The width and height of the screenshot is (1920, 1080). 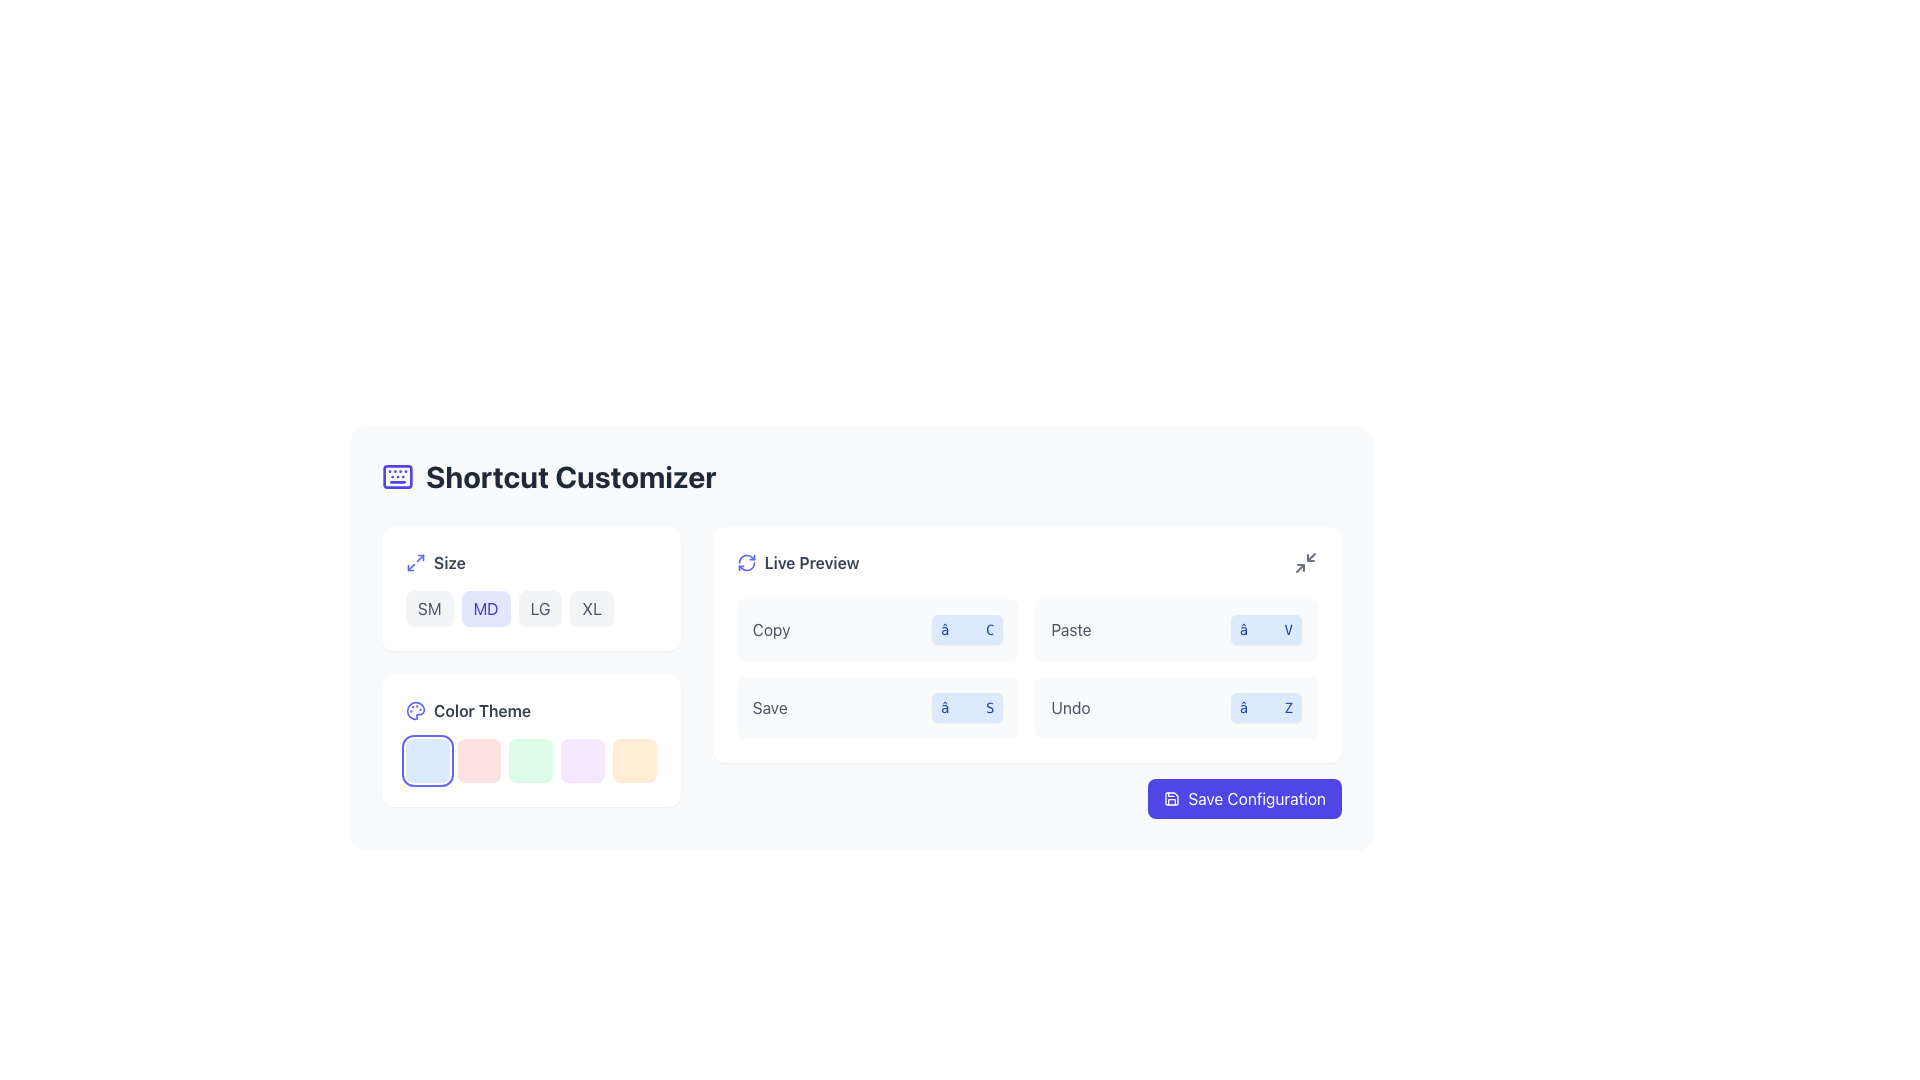 I want to click on the 'Undo' text label, which is styled with a gray font color and is positioned in the bottom-right area of the command list labeled 'Live Preview', to associate it with its adjacent shortcut, so click(x=1069, y=707).